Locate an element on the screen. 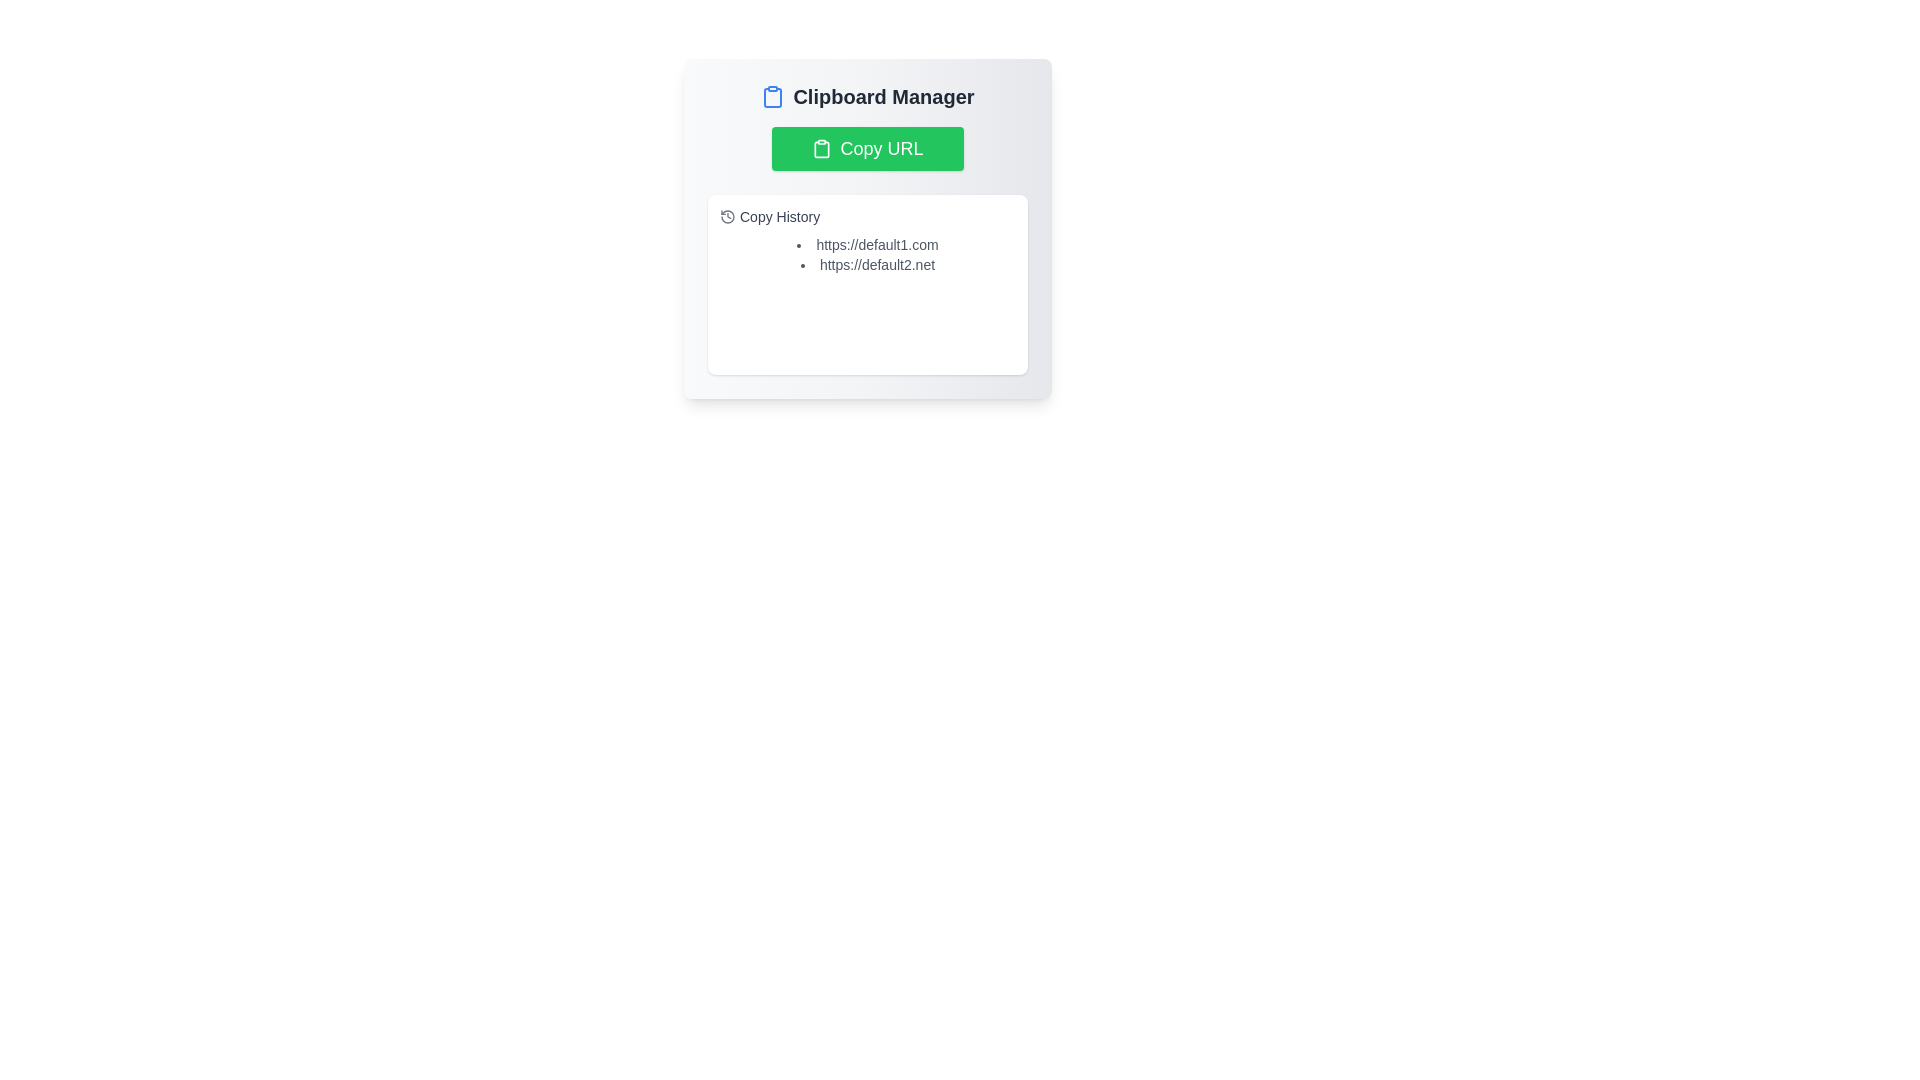 This screenshot has height=1080, width=1920. the header element labeled 'Clipboard Manager', which features a bold title and a blue clipboard icon, positioned at the top of a card-like structure is located at coordinates (868, 96).